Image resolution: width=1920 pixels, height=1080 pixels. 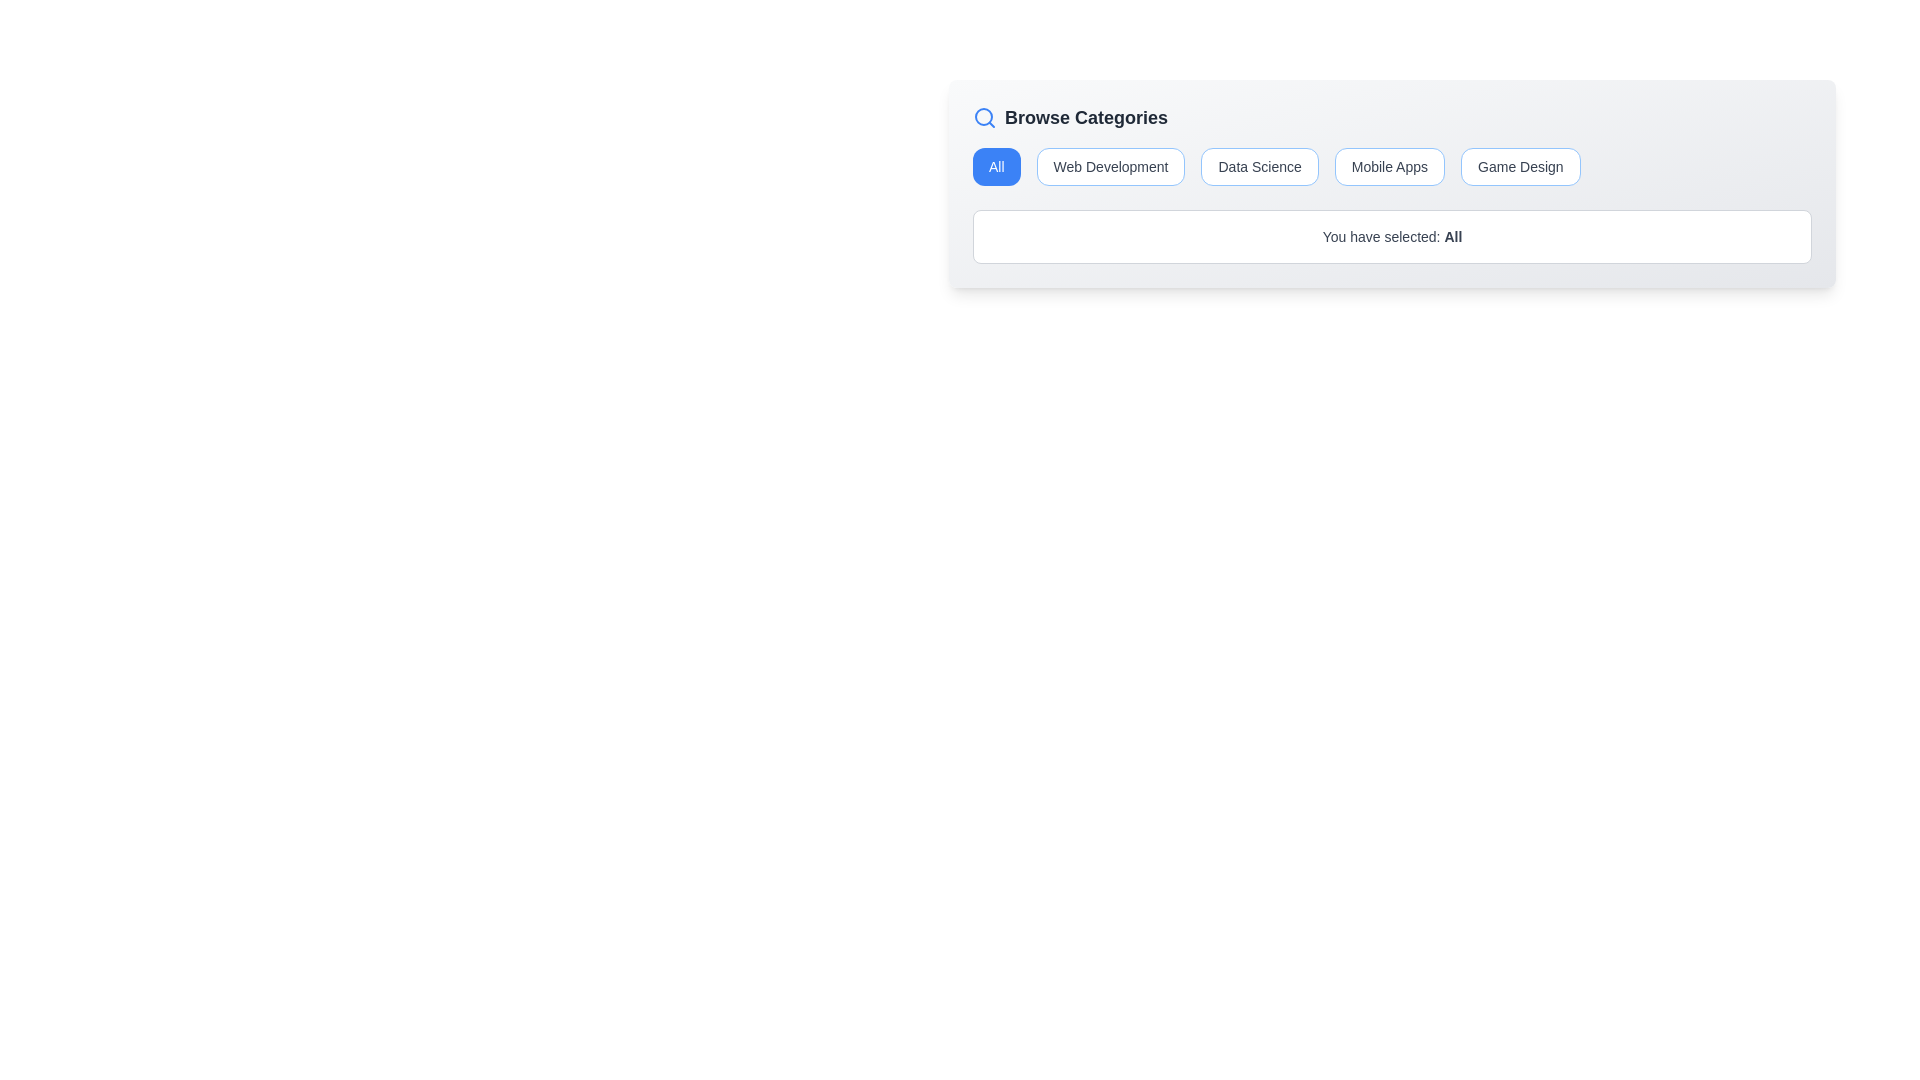 I want to click on the SVG circle component that represents the magnifying glass in the search icon, located in the top-left corner of the 'Browse Categories' panel, so click(x=983, y=116).